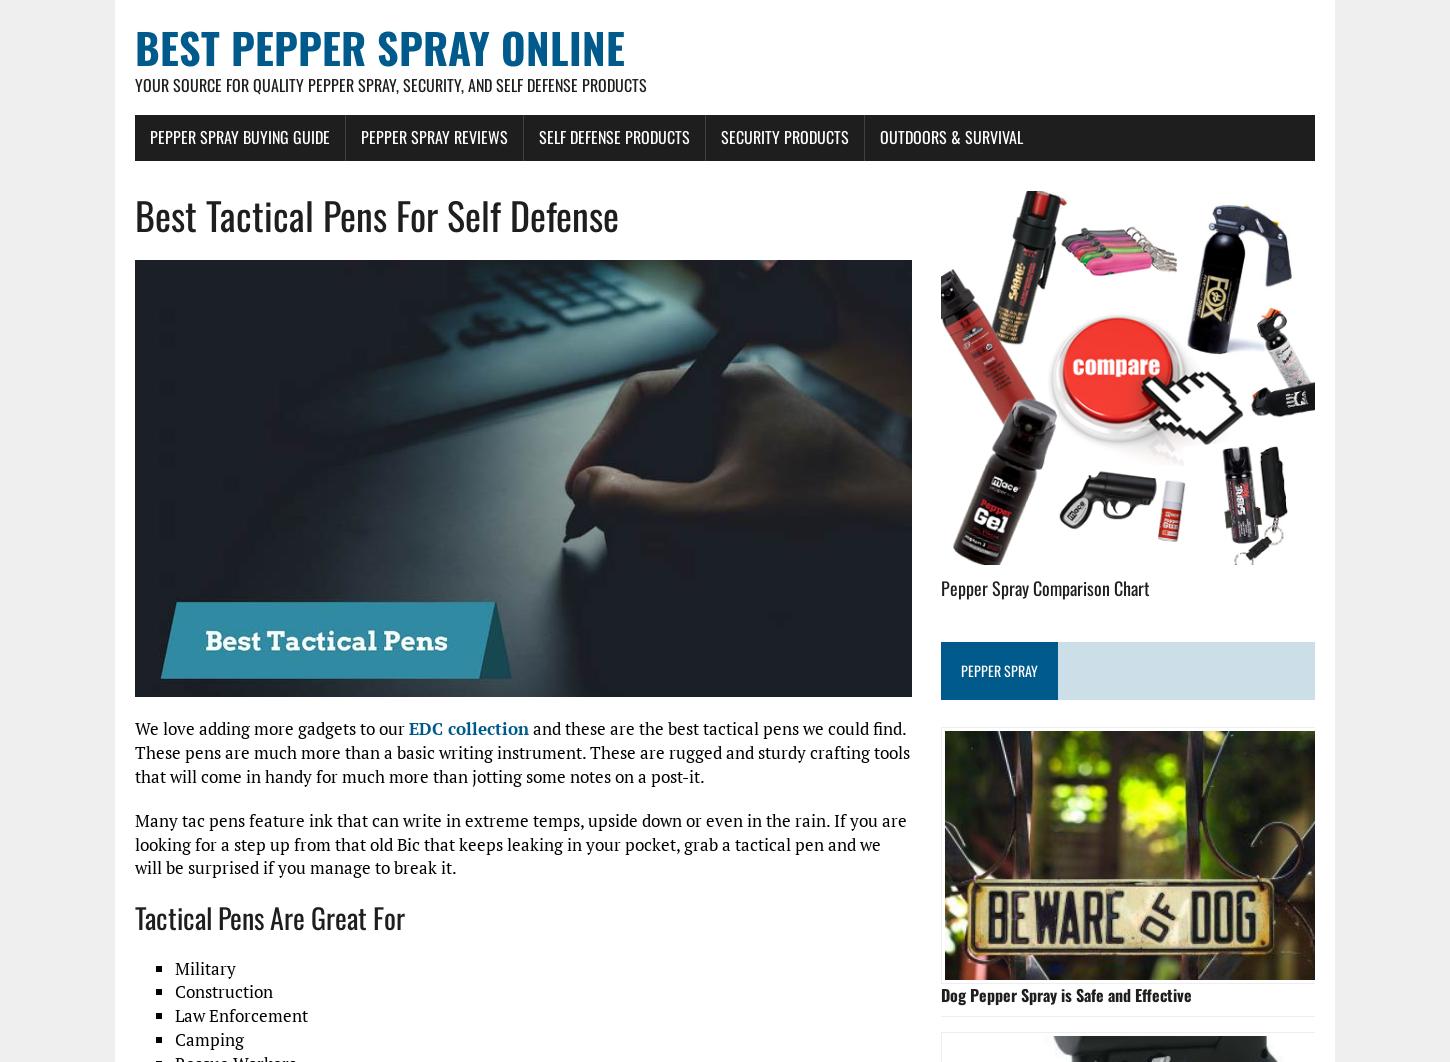 This screenshot has height=1062, width=1450. Describe the element at coordinates (467, 728) in the screenshot. I see `'EDC collection'` at that location.